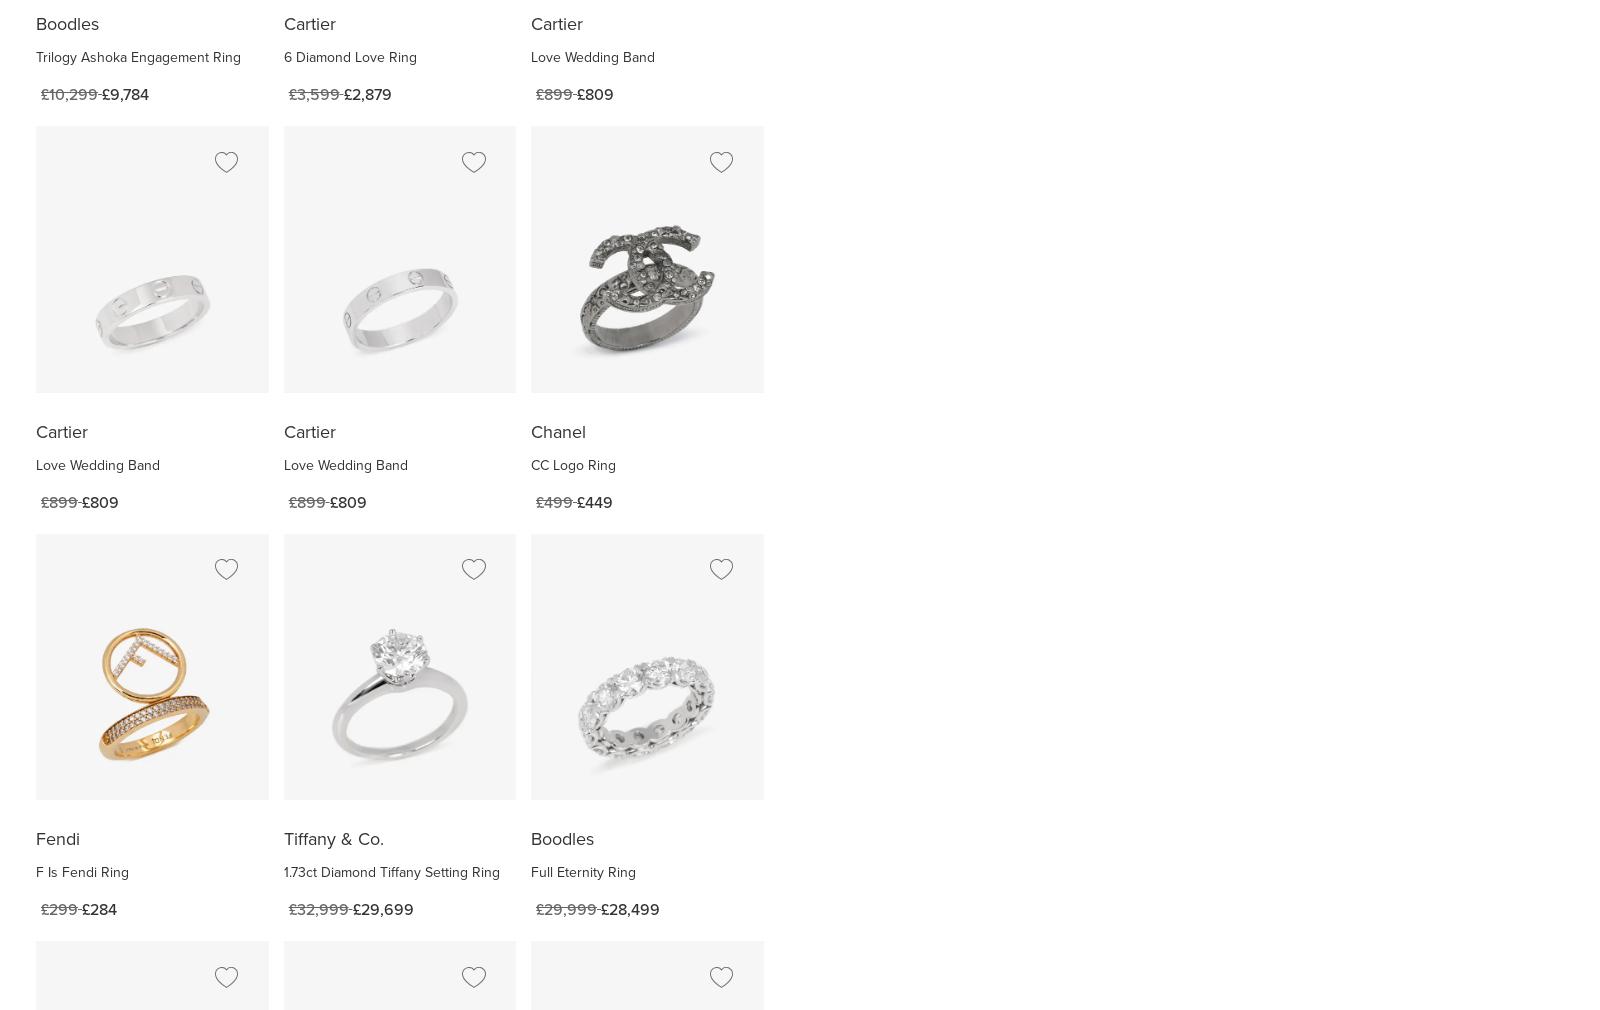 This screenshot has width=1600, height=1010. I want to click on 'CC Logo Ring', so click(572, 464).